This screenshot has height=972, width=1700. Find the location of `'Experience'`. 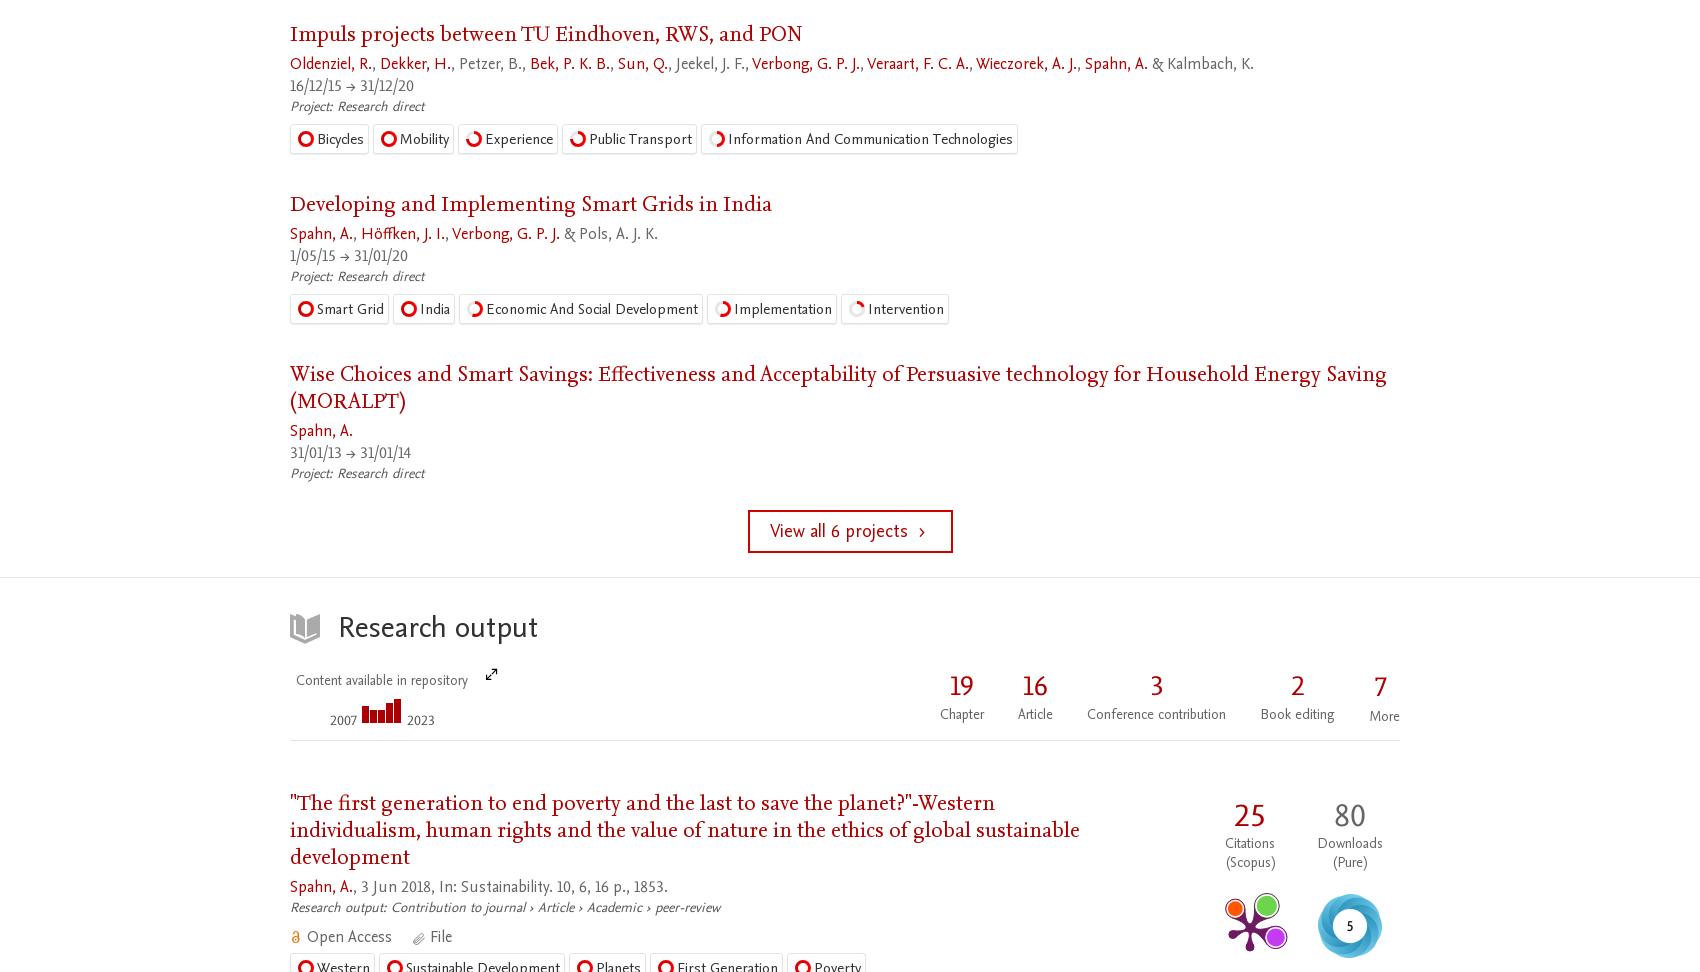

'Experience' is located at coordinates (519, 138).